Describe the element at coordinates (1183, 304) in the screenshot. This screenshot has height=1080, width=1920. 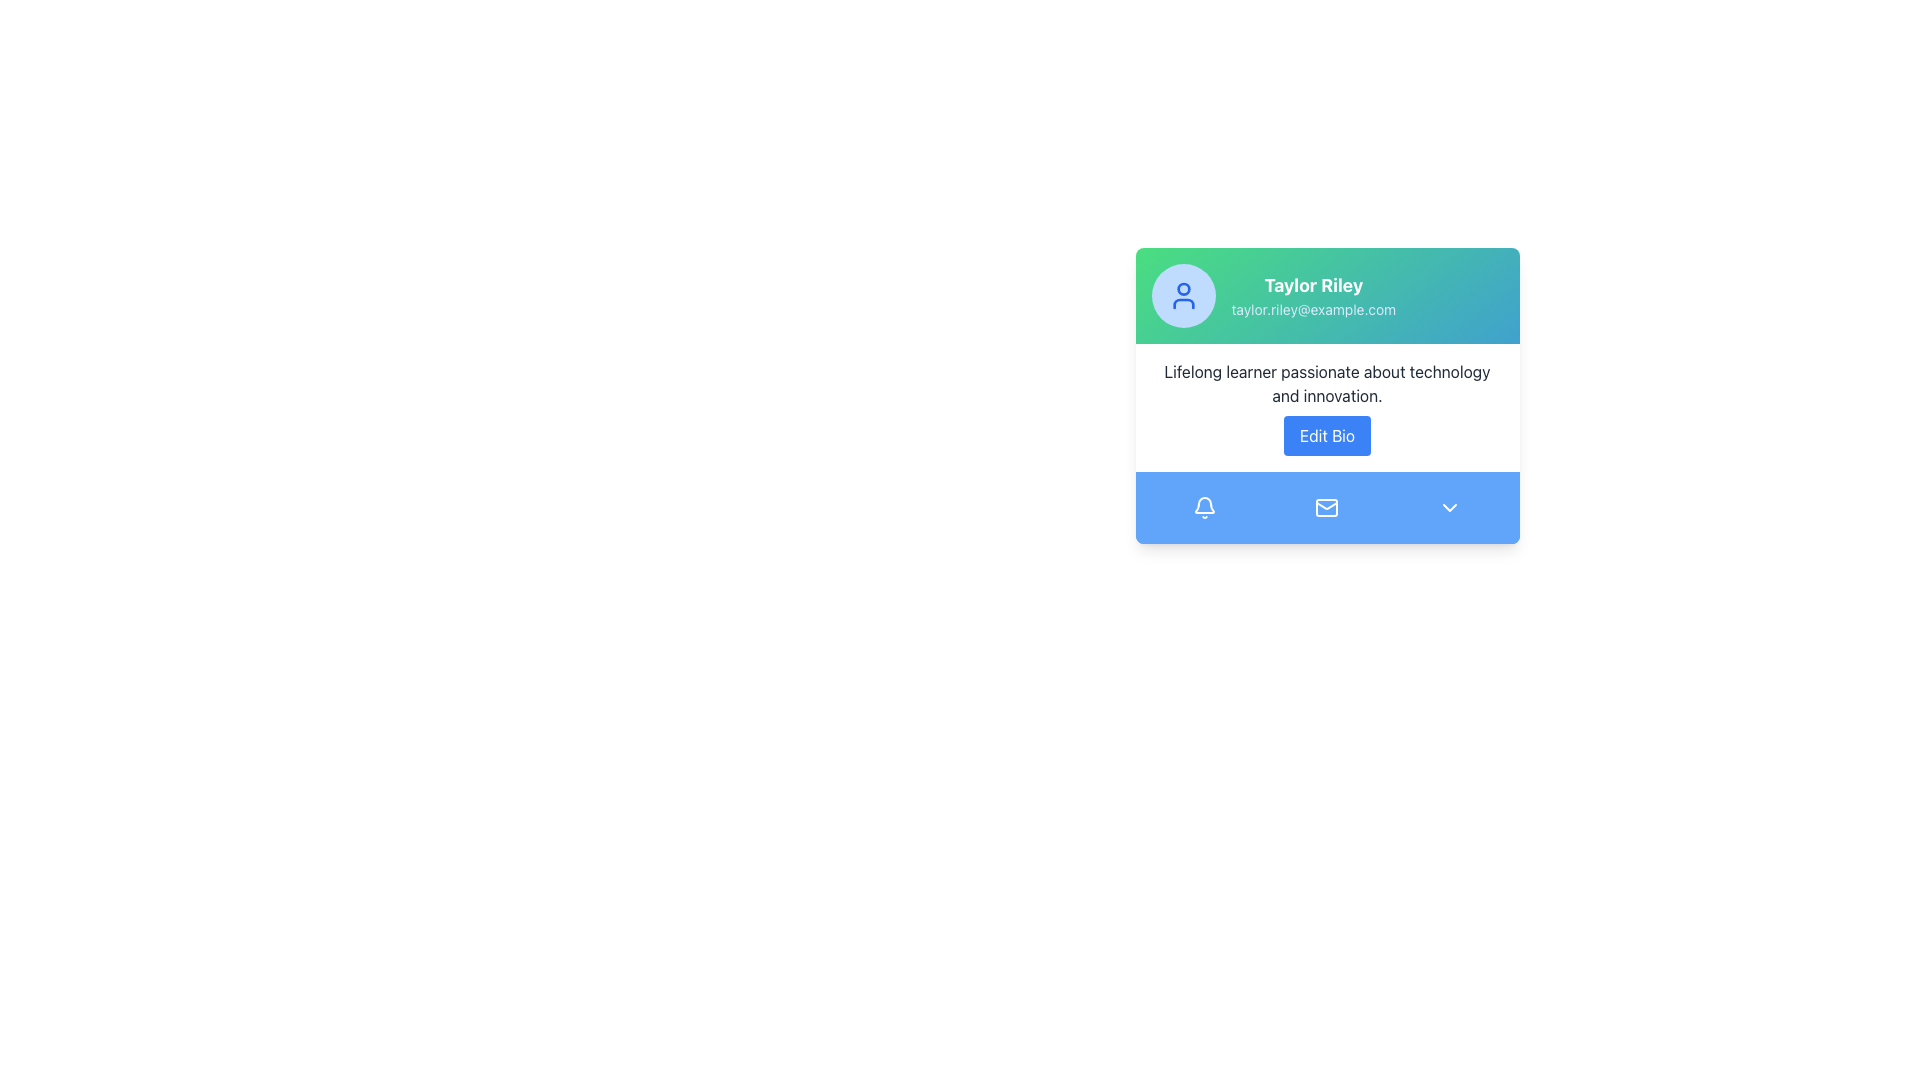
I see `the semi-circular line forming the bottom part of the user avatar icon, styled with a thin black stroke, located in the top left corner of the user profile card` at that location.